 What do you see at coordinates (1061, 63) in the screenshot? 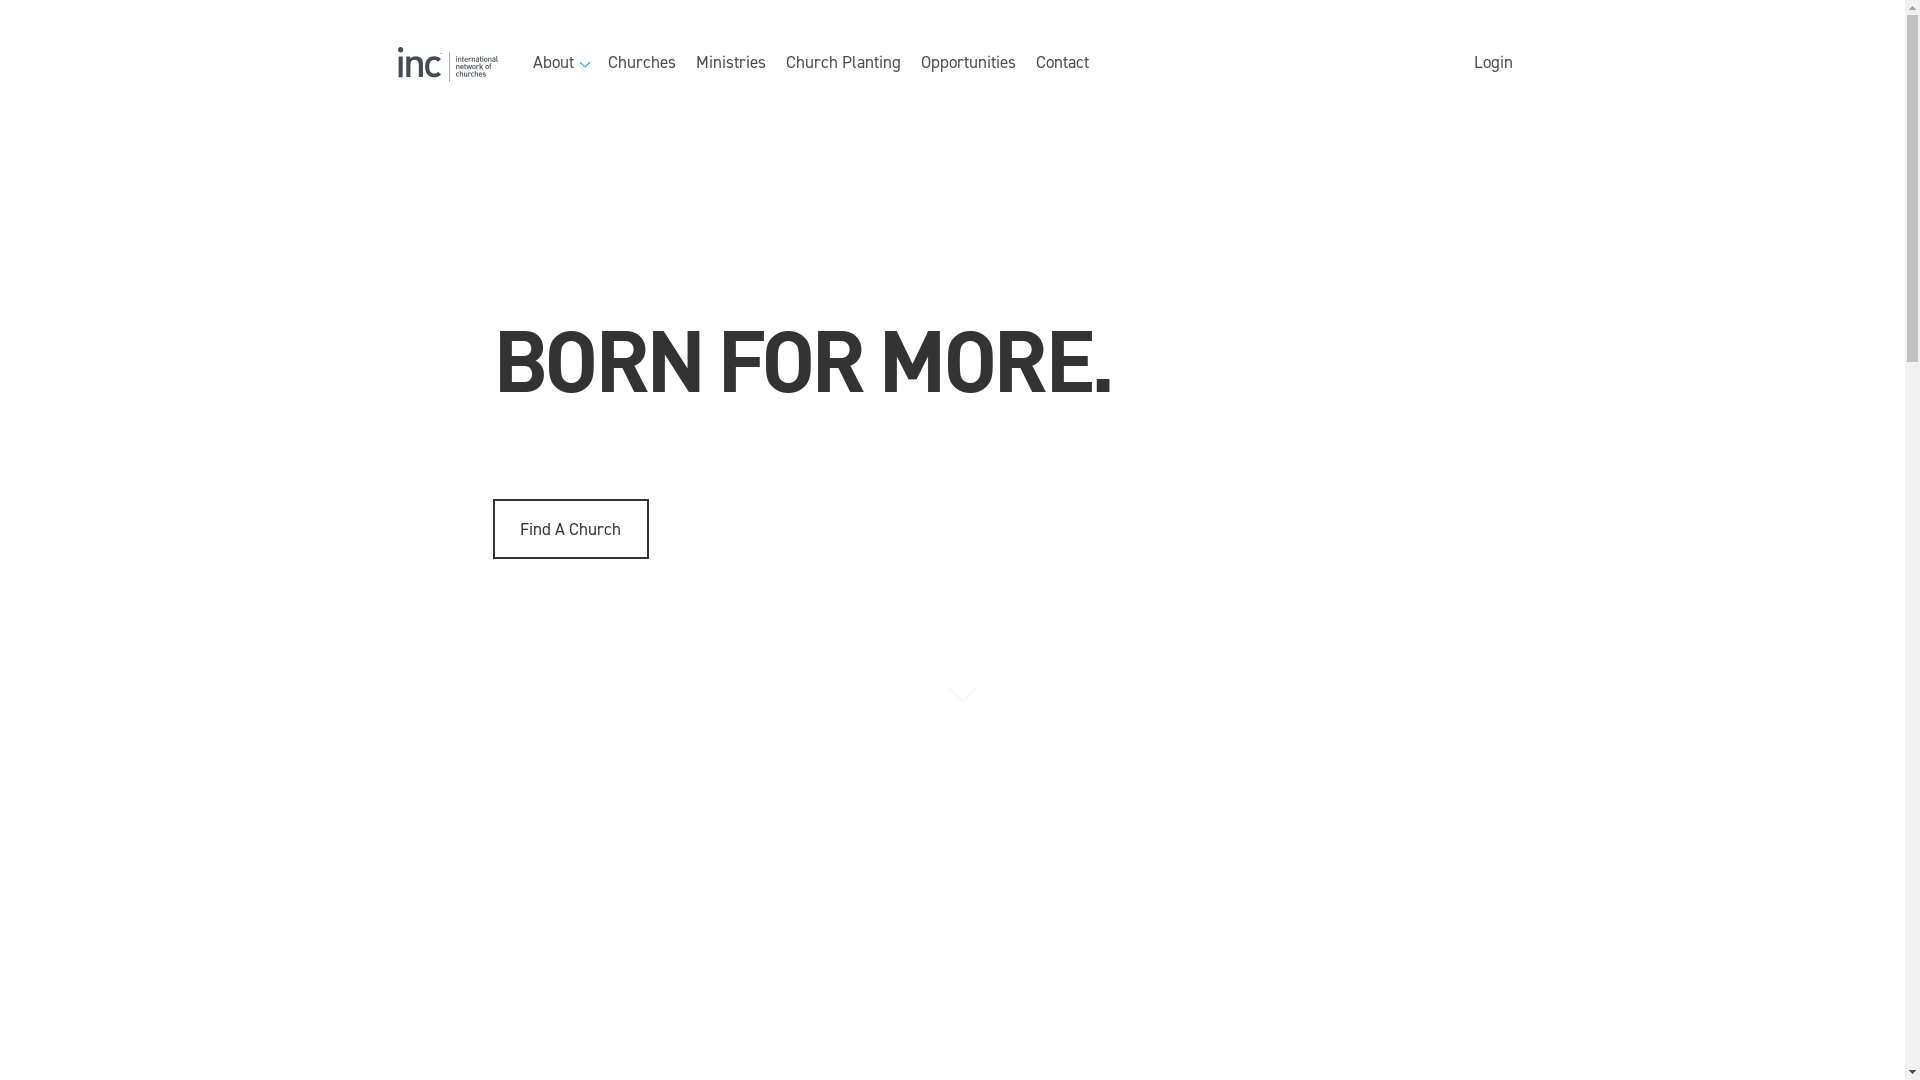
I see `'Contact'` at bounding box center [1061, 63].